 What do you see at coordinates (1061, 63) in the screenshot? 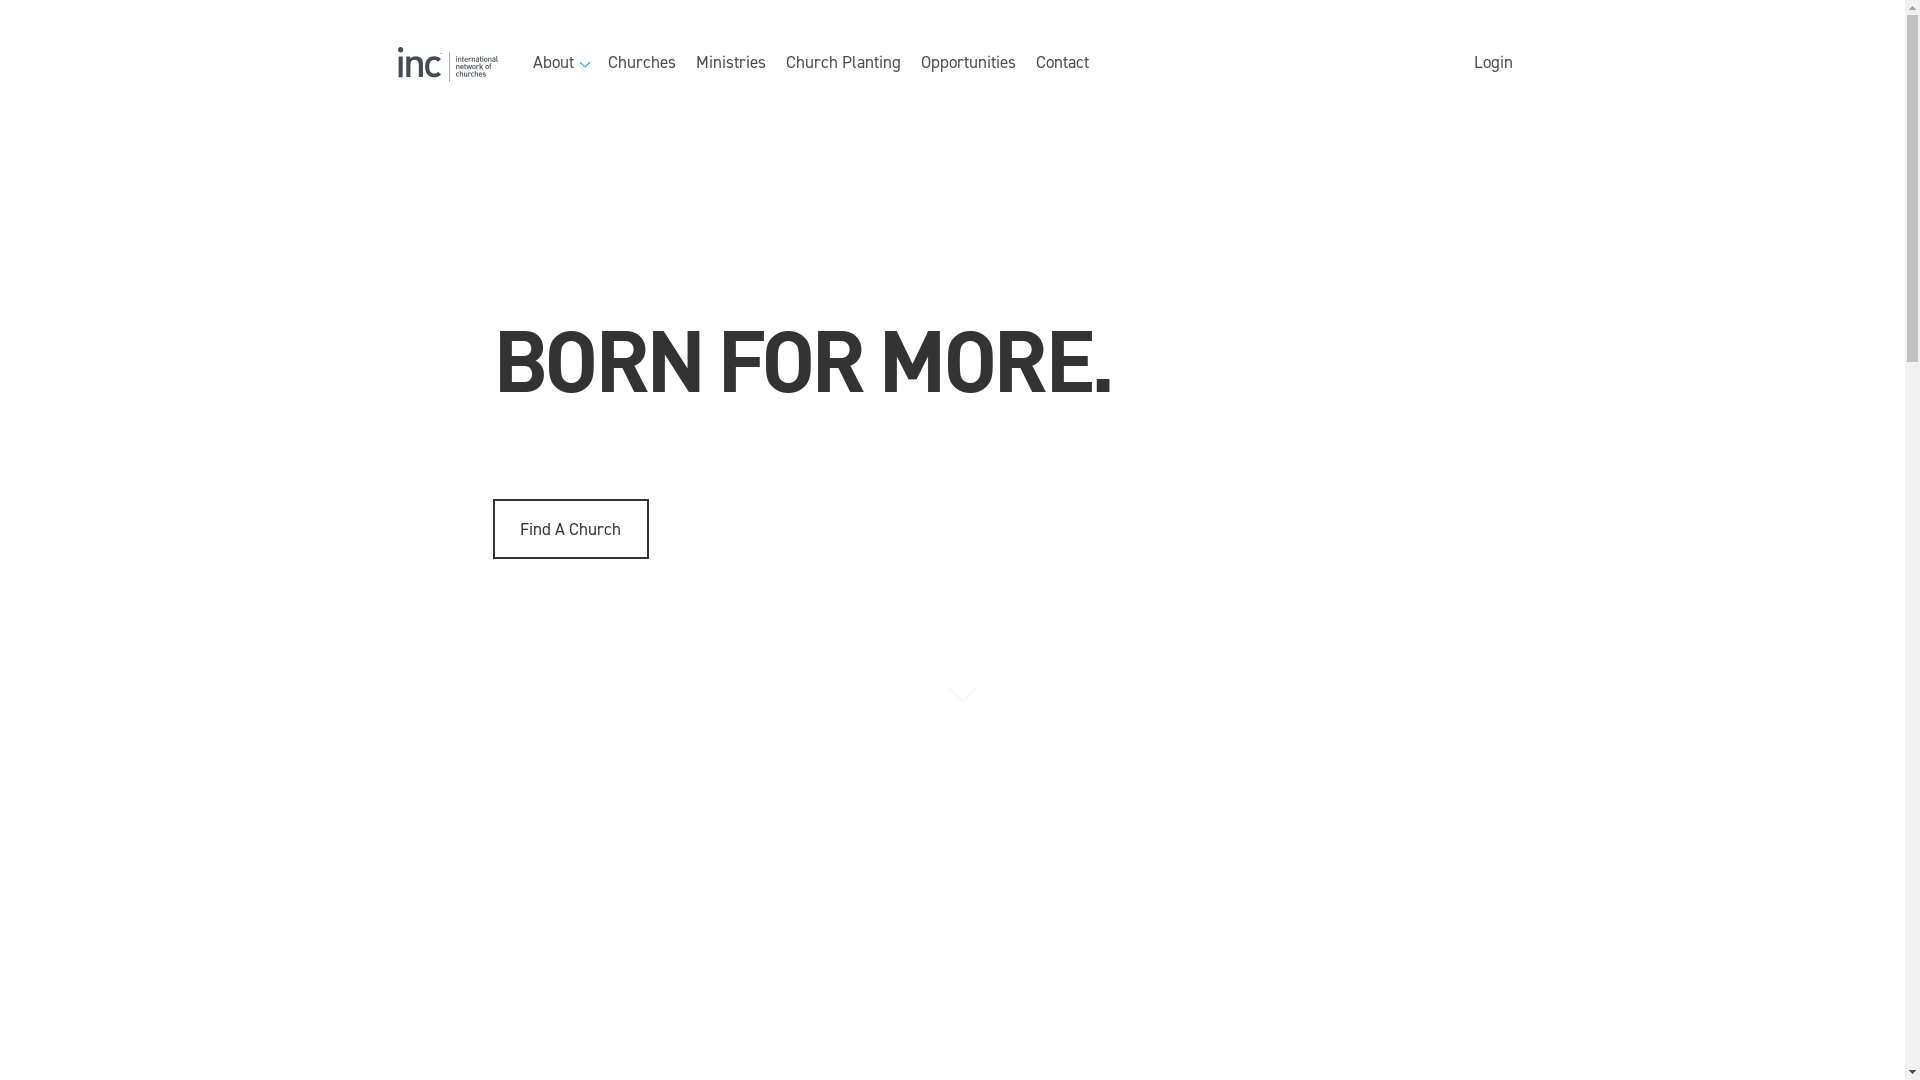
I see `'Contact'` at bounding box center [1061, 63].